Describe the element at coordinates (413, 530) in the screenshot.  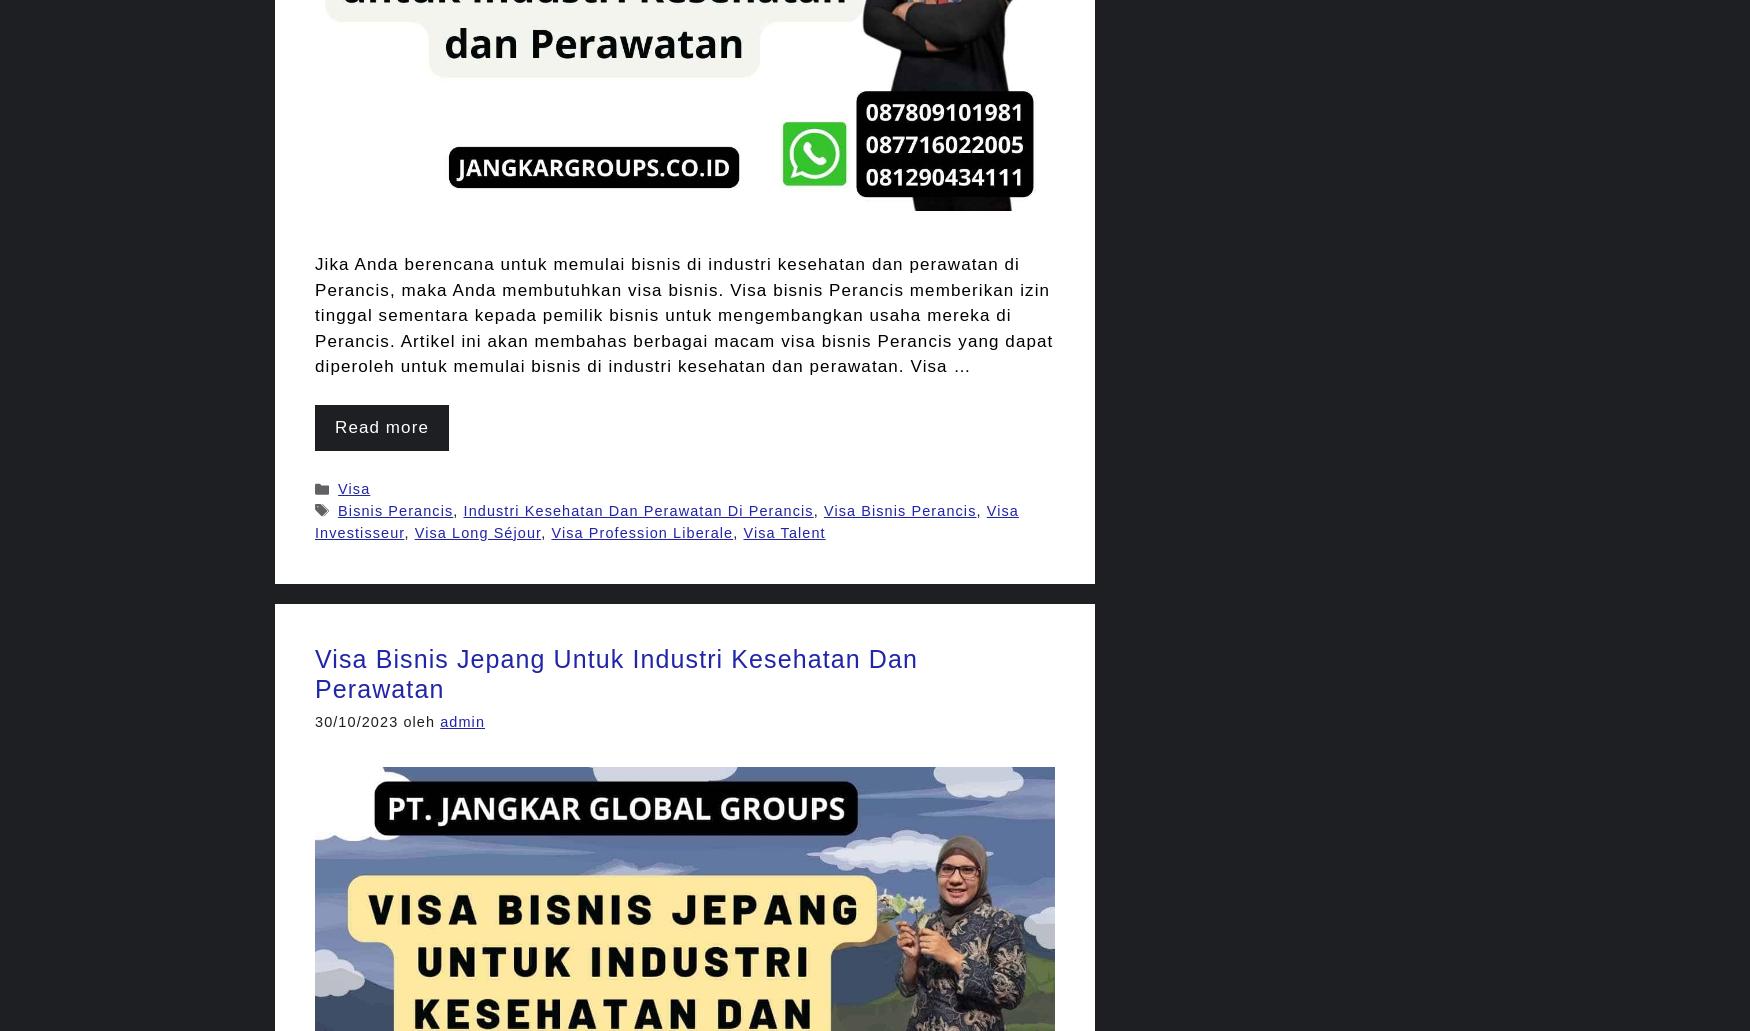
I see `'Visa Long Séjour'` at that location.